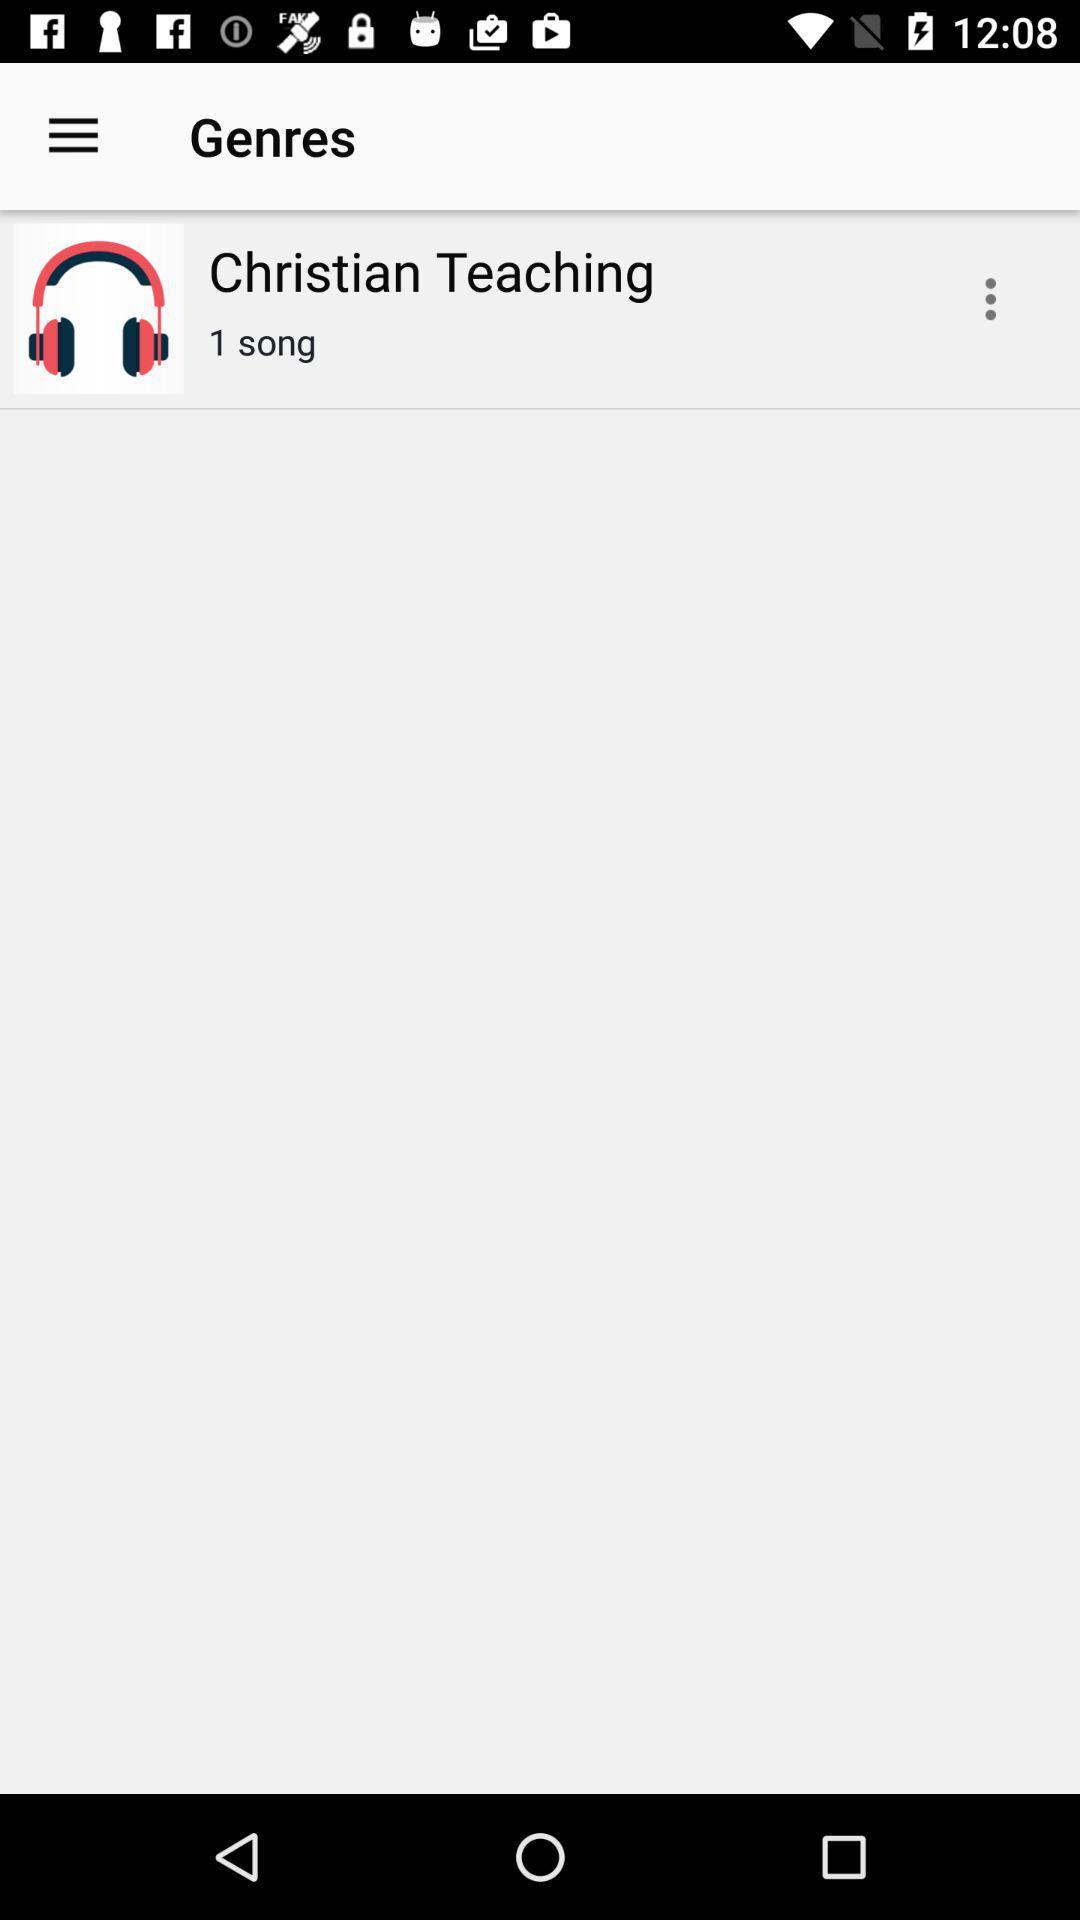 The image size is (1080, 1920). Describe the element at coordinates (72, 135) in the screenshot. I see `icon to the left of the christian teaching icon` at that location.